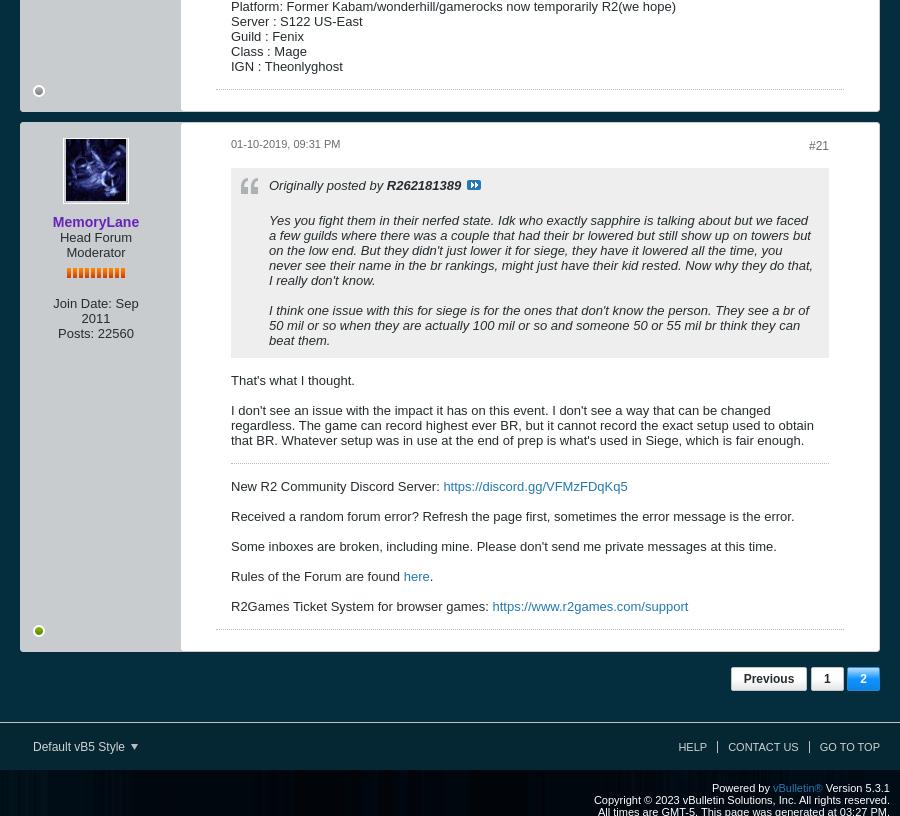  Describe the element at coordinates (511, 515) in the screenshot. I see `'Received a random forum error? Refresh the page first, sometimes the error message is the error.'` at that location.